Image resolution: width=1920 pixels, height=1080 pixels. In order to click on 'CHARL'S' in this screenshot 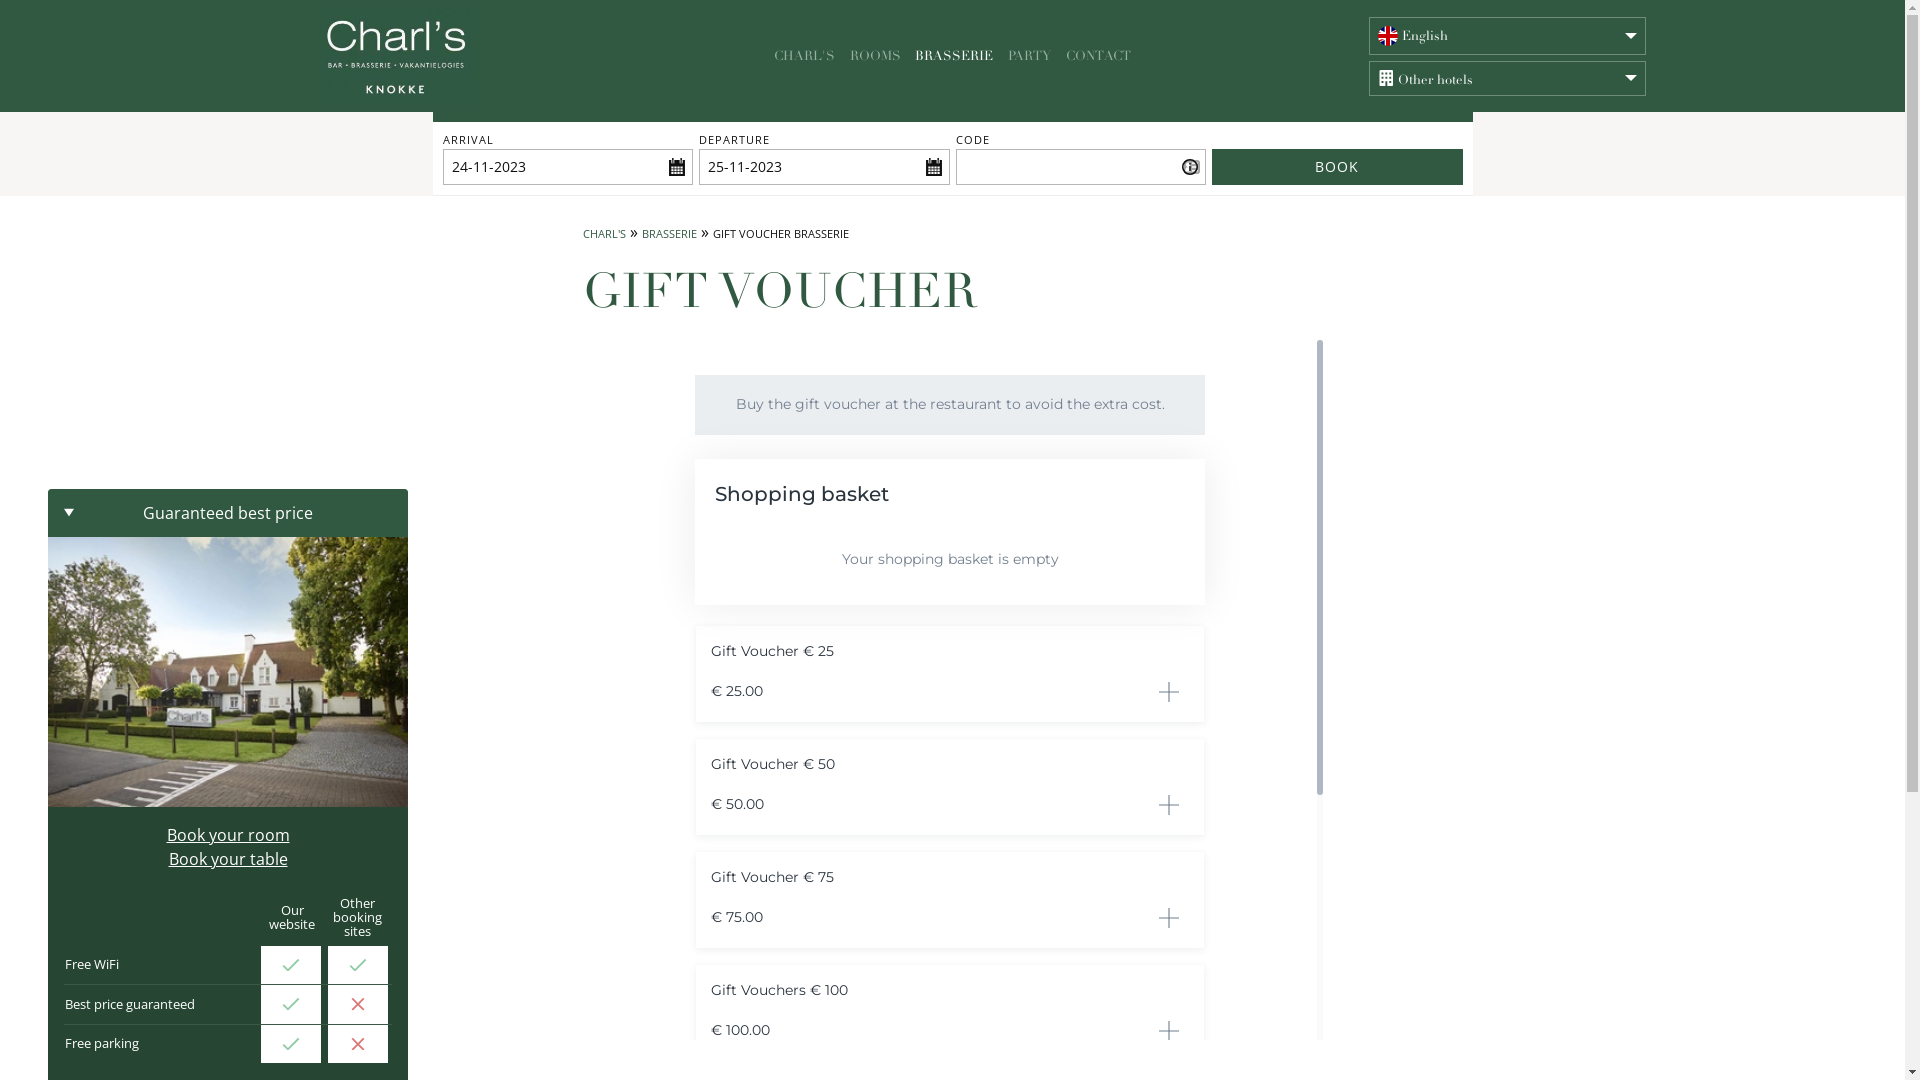, I will do `click(602, 233)`.